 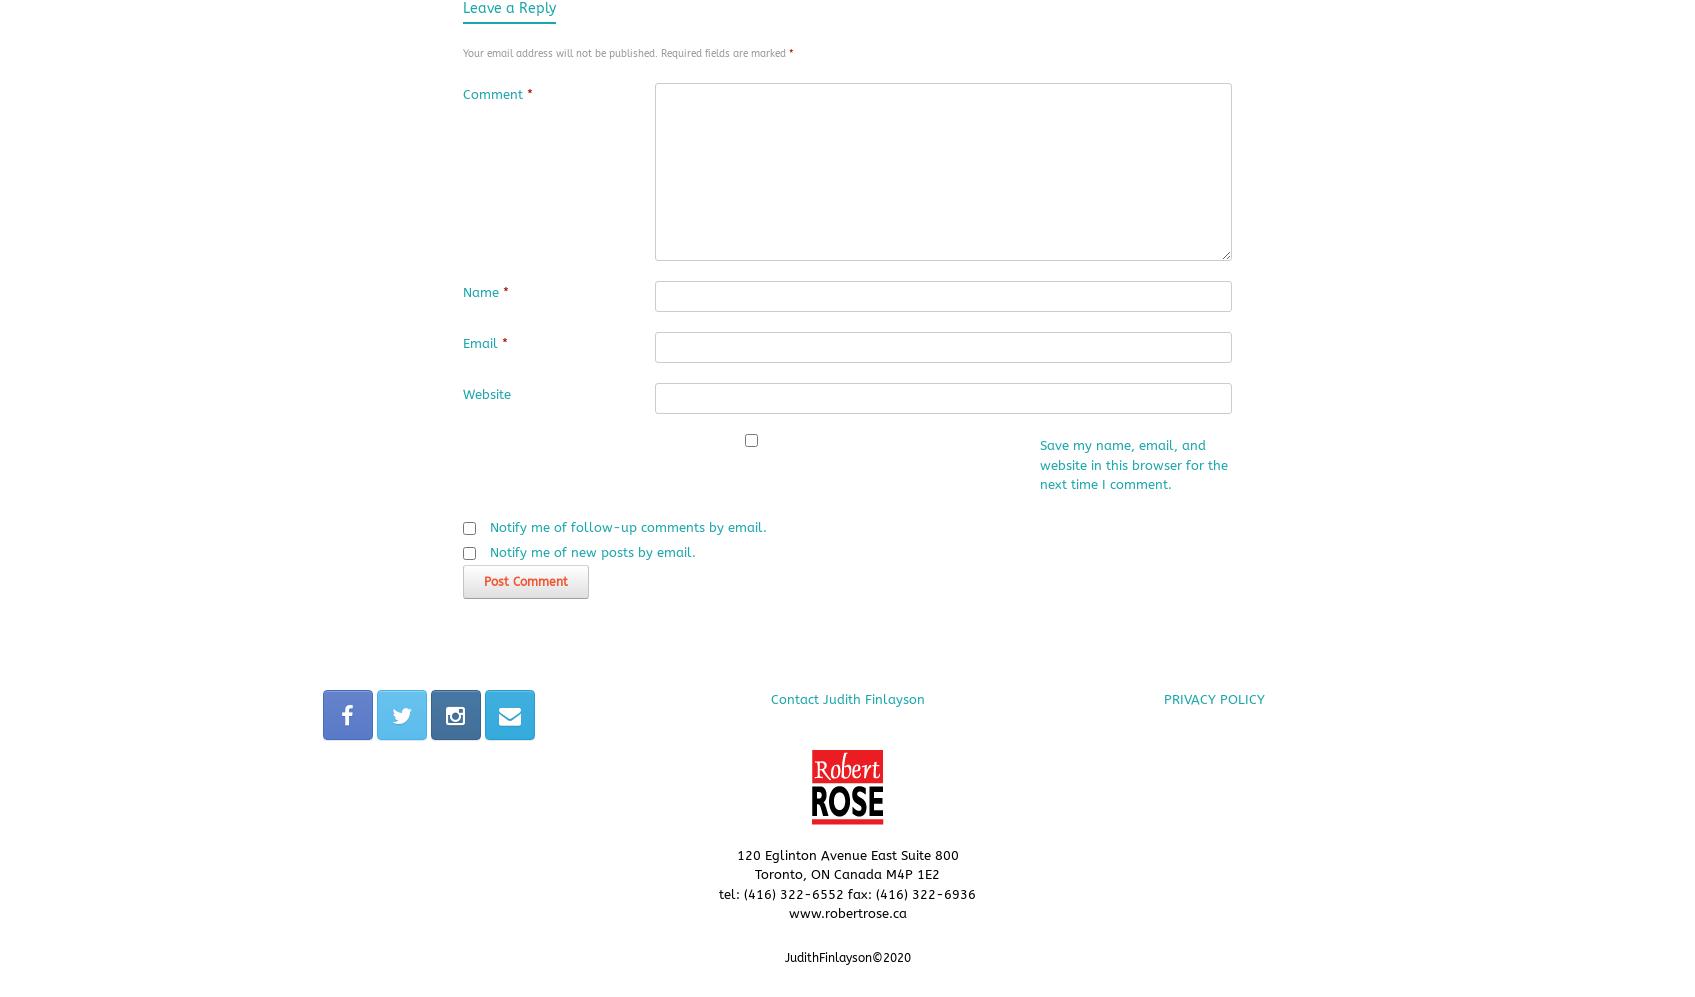 I want to click on 'Name', so click(x=481, y=292).